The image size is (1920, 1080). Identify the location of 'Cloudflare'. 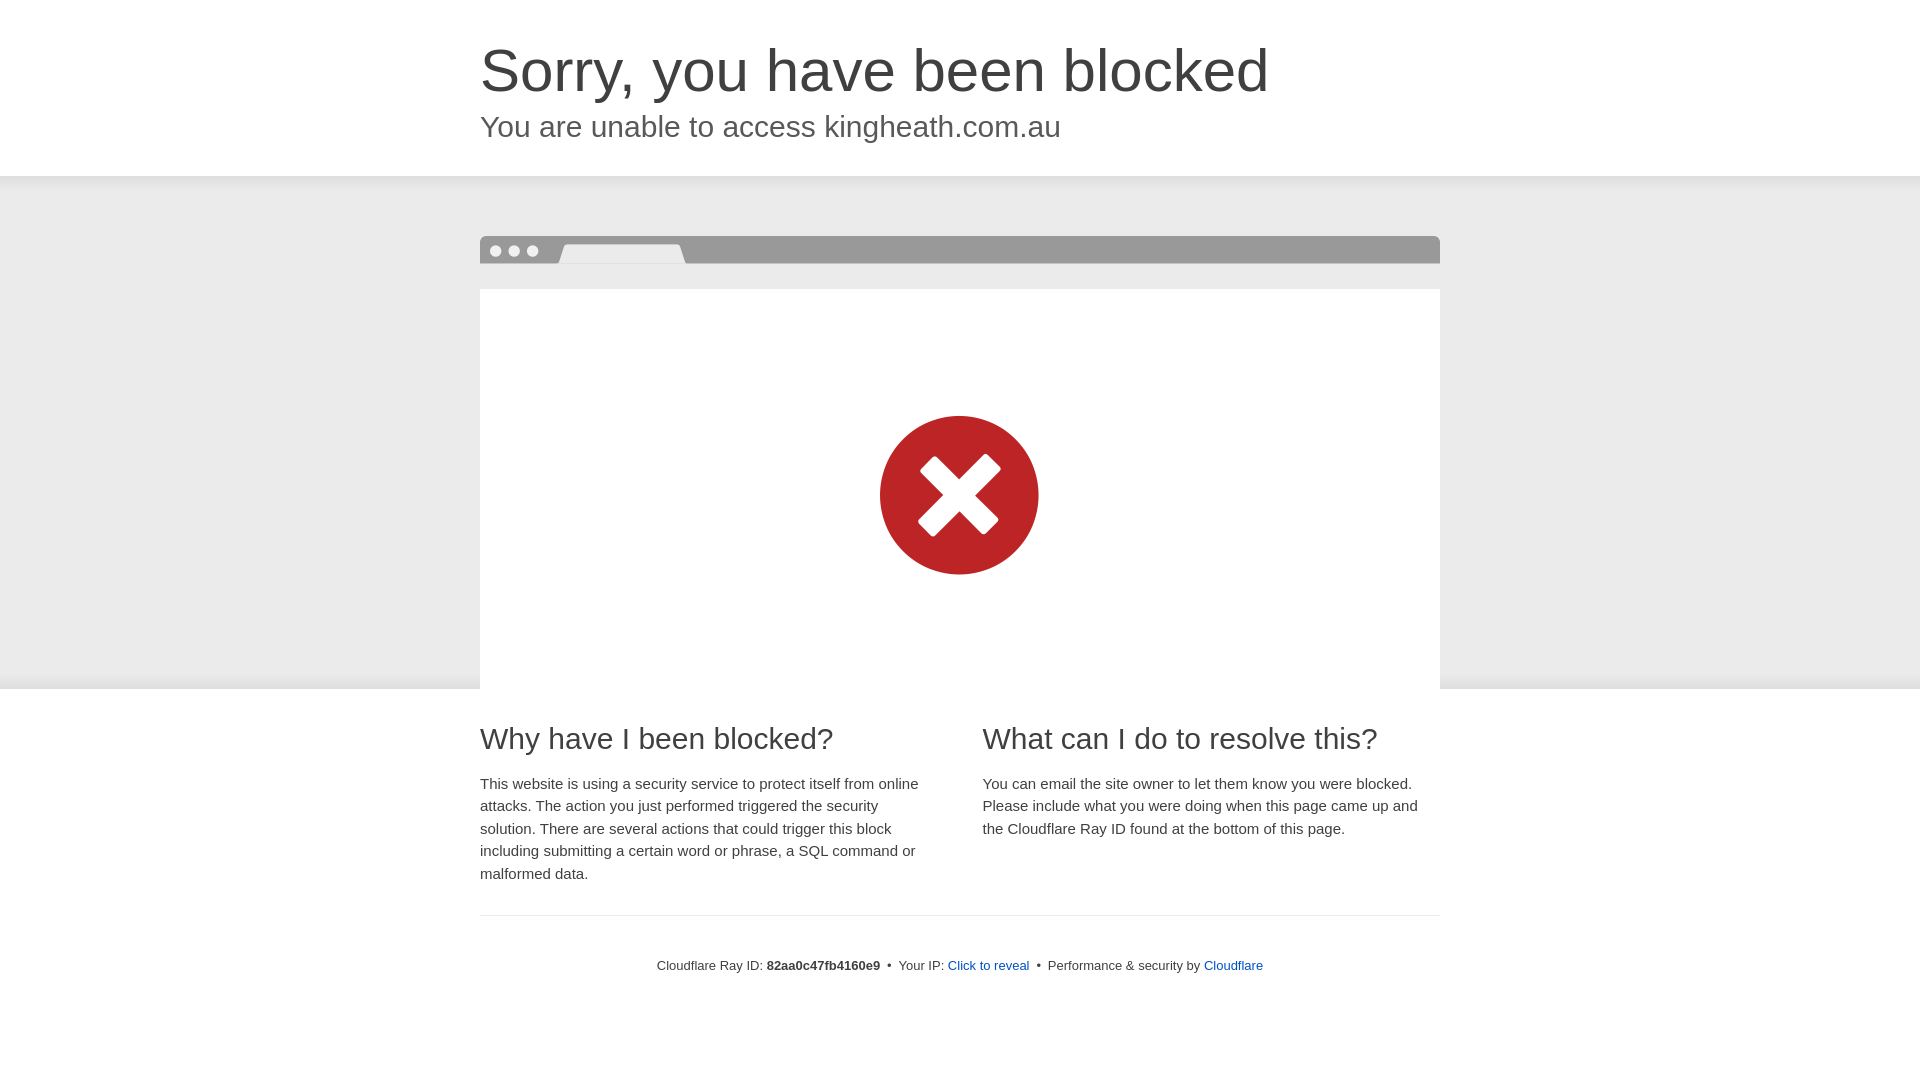
(1232, 964).